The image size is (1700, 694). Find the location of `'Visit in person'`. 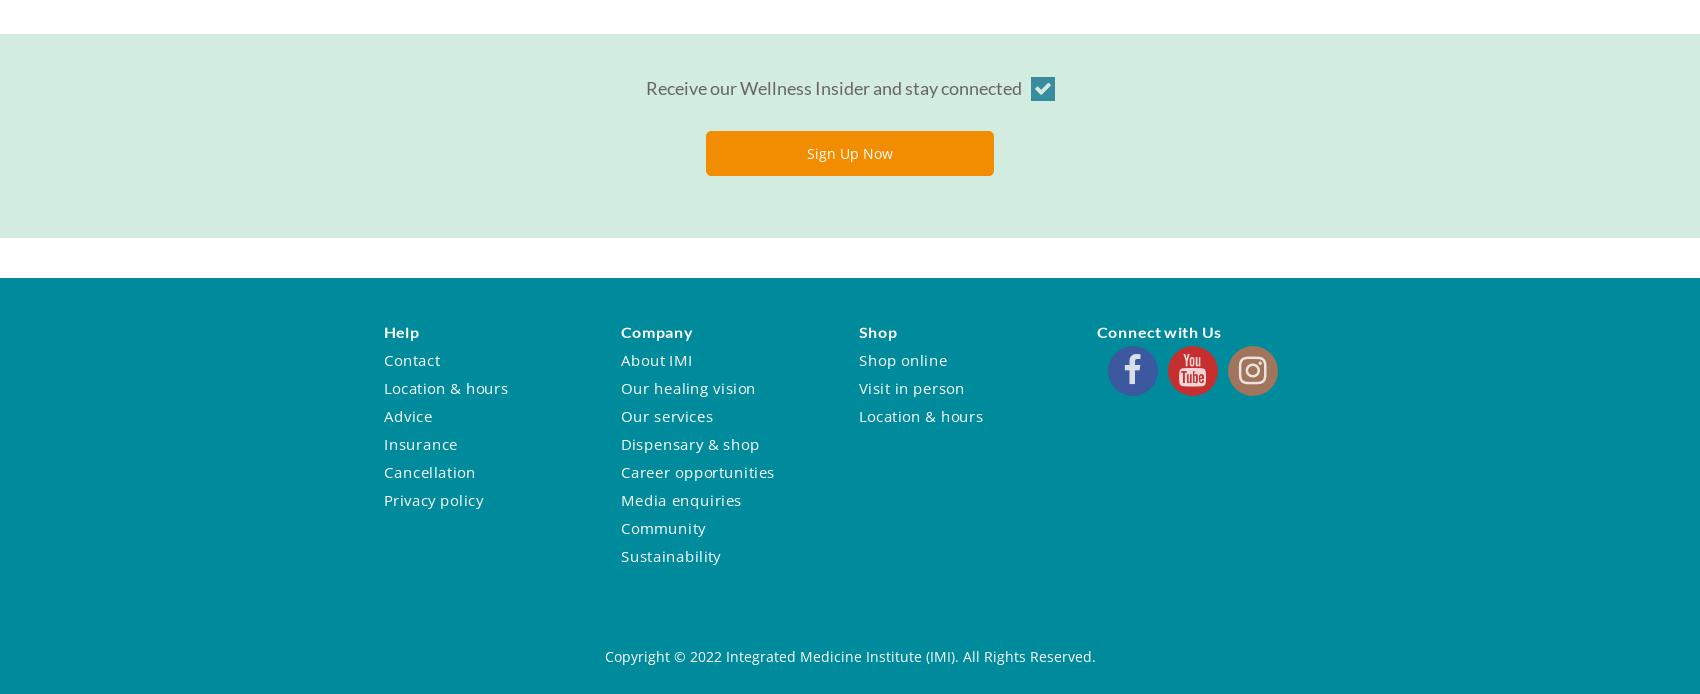

'Visit in person' is located at coordinates (911, 387).